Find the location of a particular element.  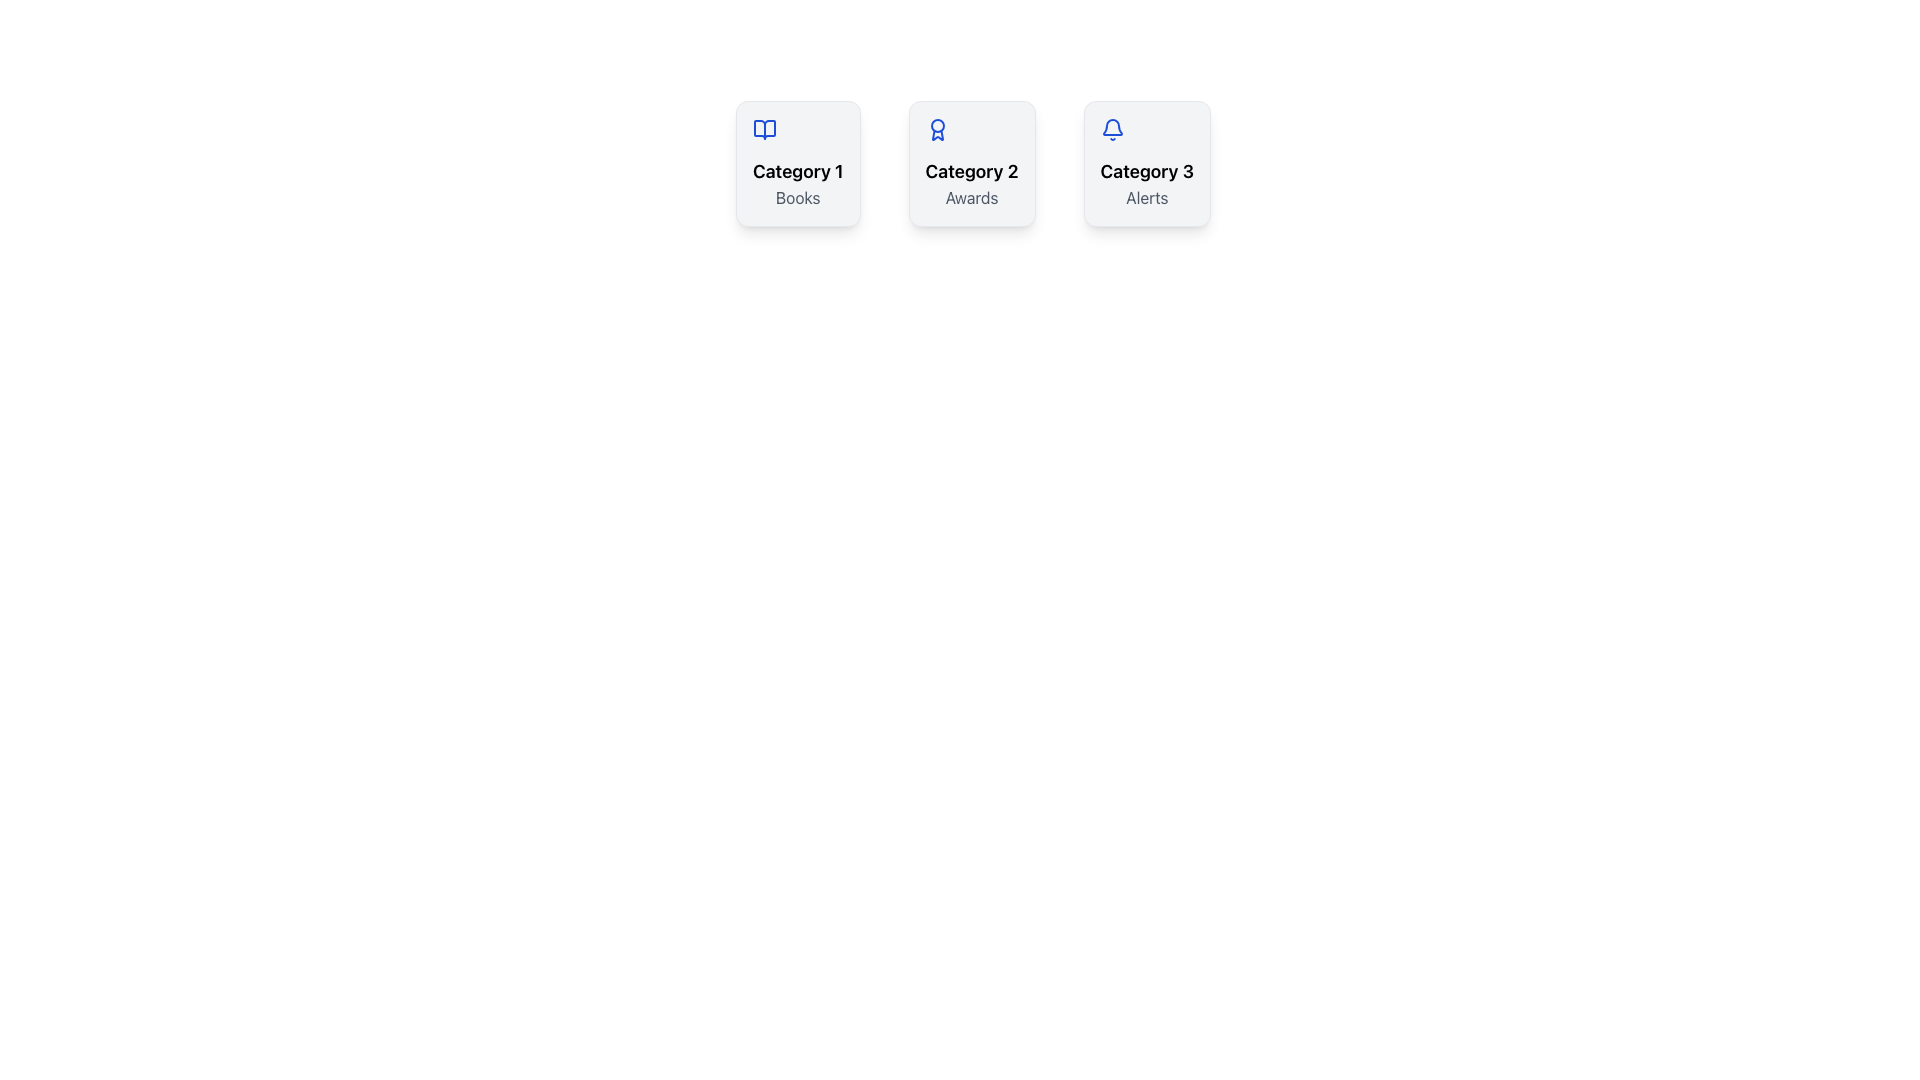

the second button in the horizontal arrangement of category elements, which has a light gray background and contains the text 'Category 2' and 'Awards' is located at coordinates (972, 163).